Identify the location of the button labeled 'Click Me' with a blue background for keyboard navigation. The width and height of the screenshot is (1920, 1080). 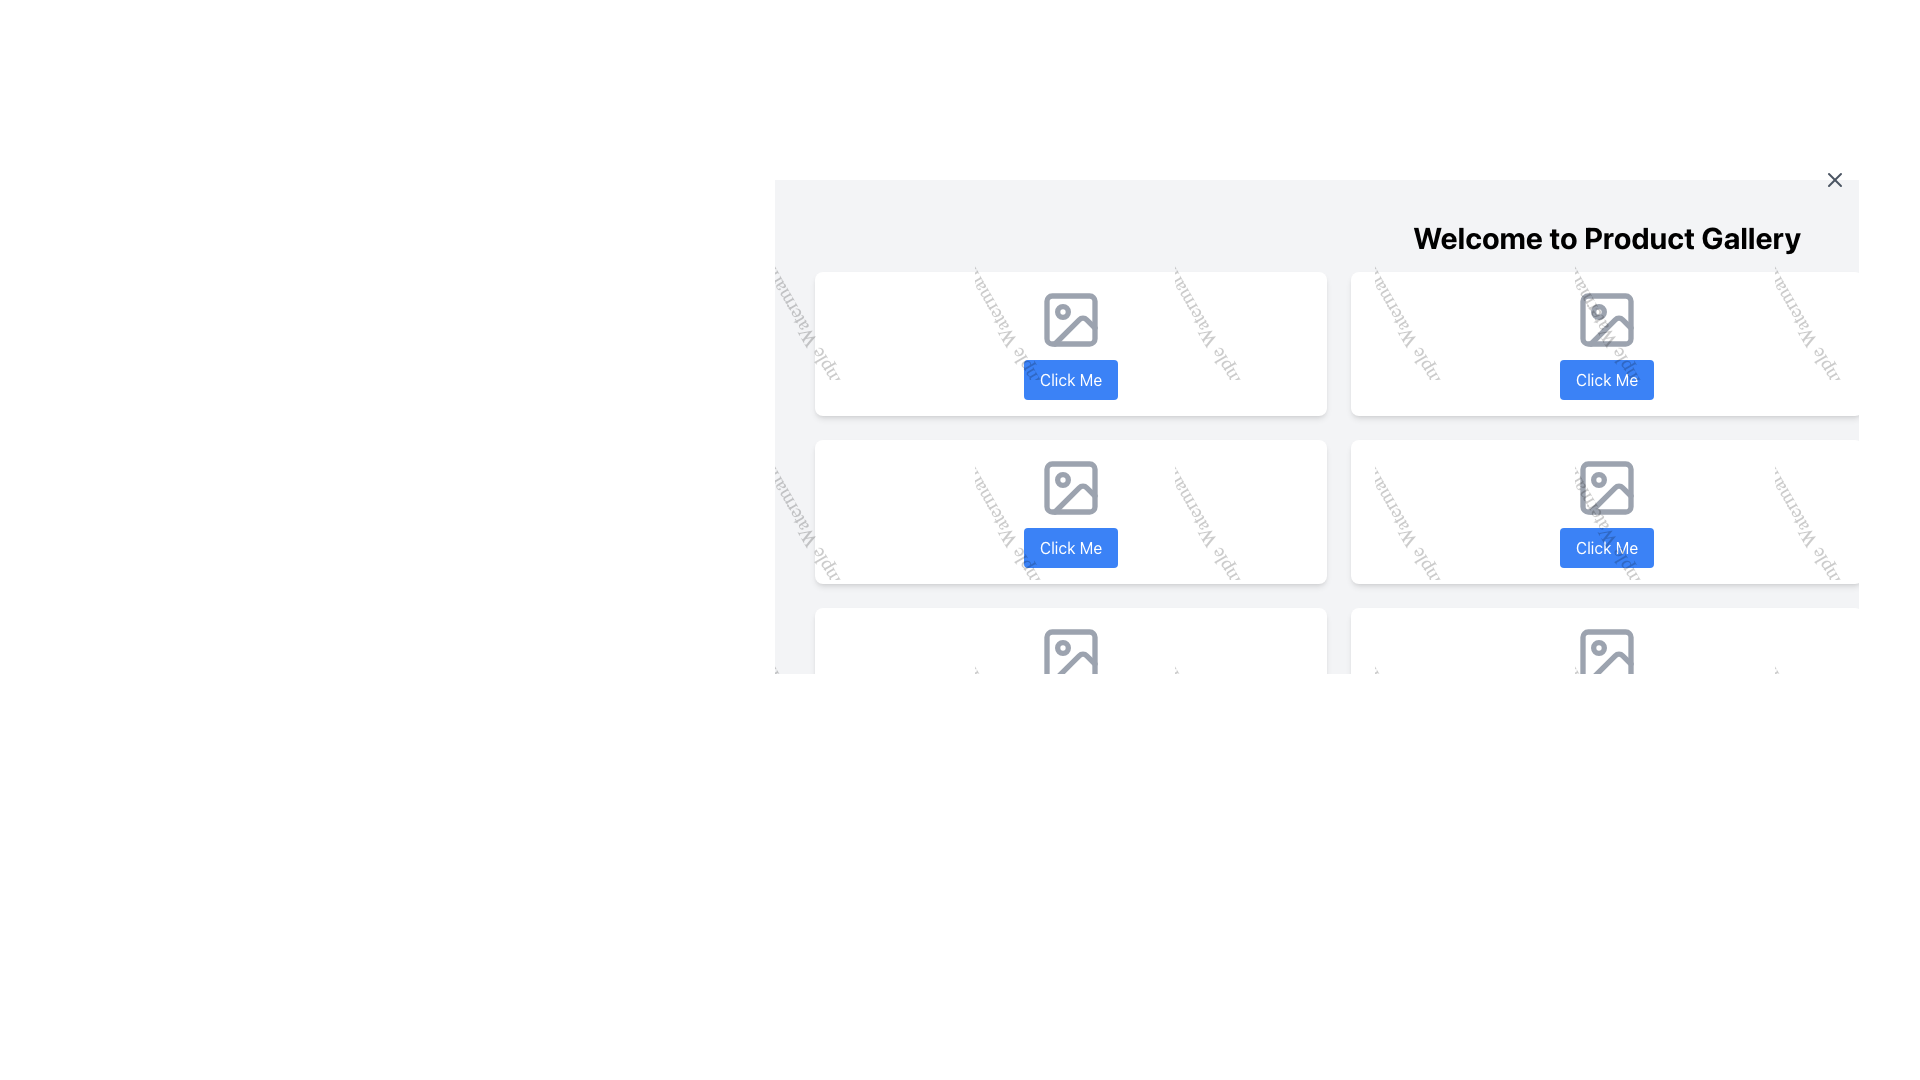
(1607, 511).